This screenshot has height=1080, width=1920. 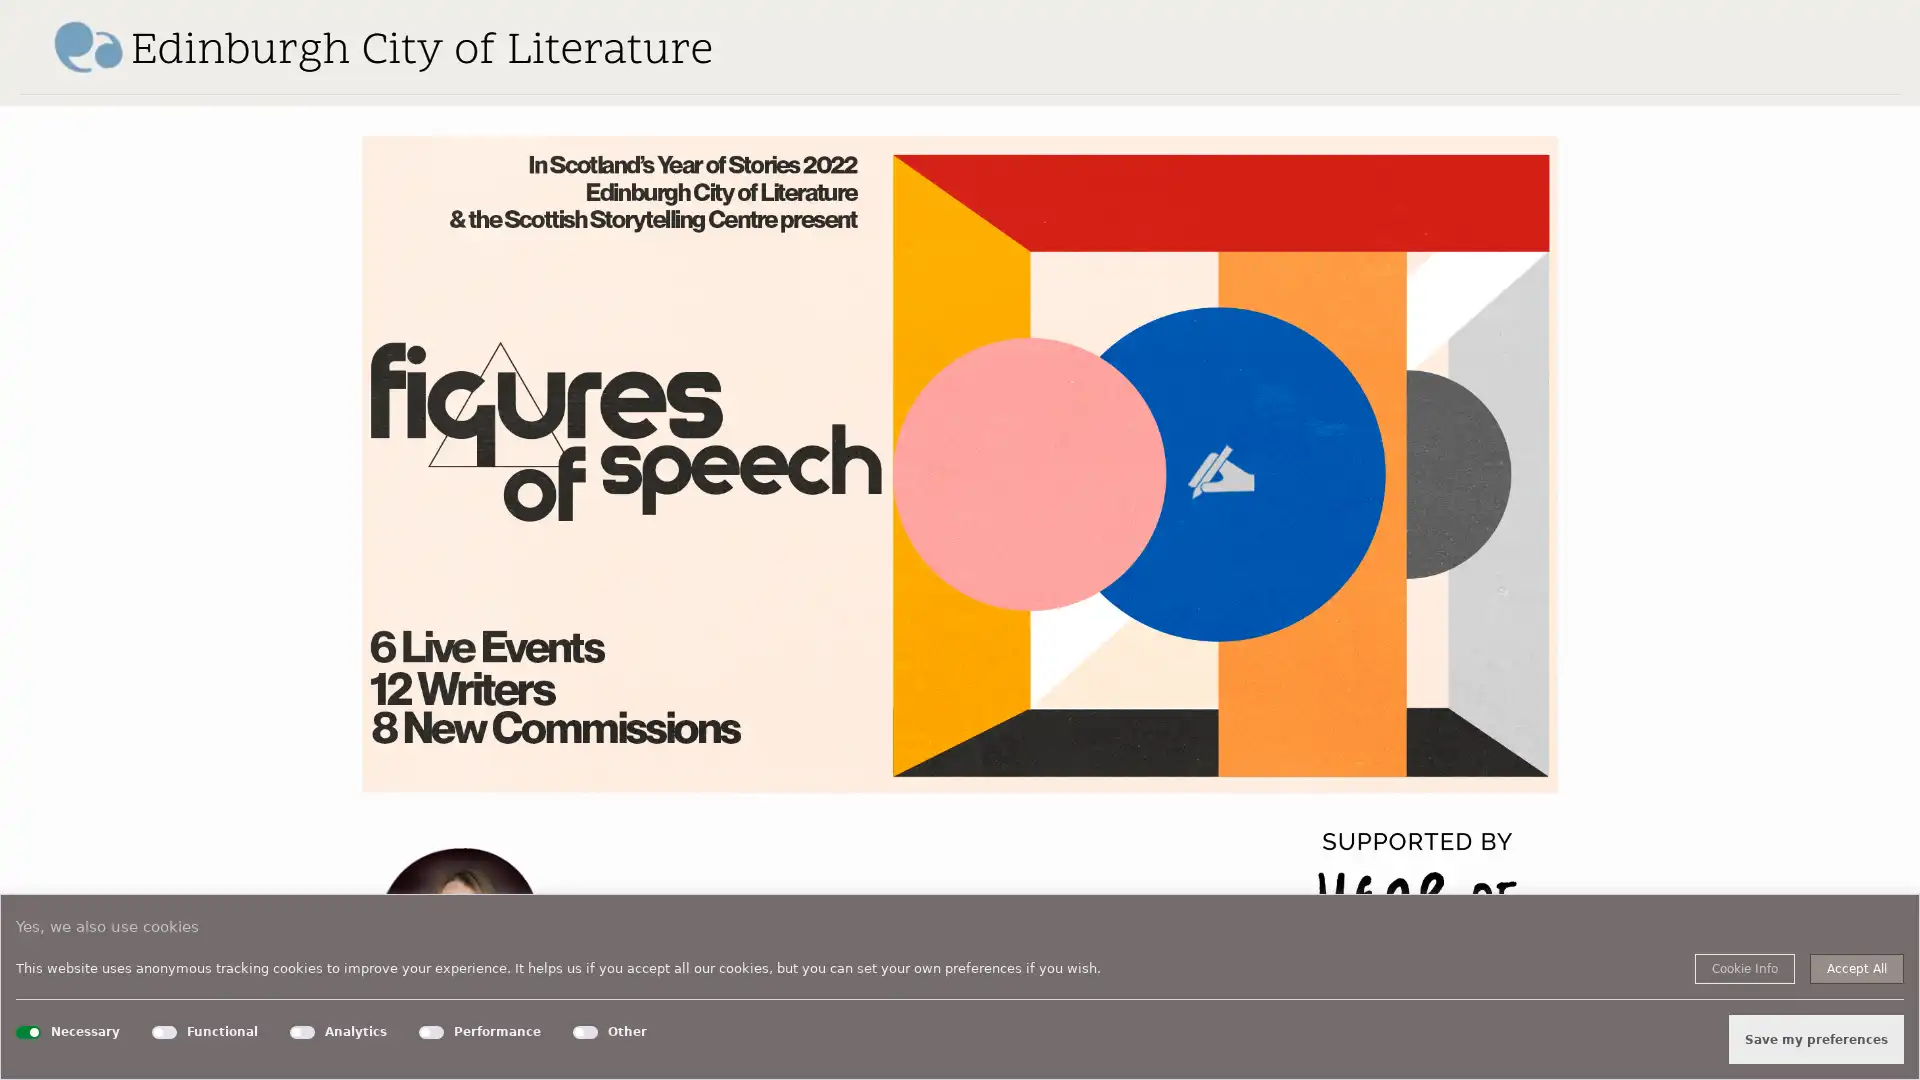 I want to click on Save my preferences, so click(x=1816, y=1038).